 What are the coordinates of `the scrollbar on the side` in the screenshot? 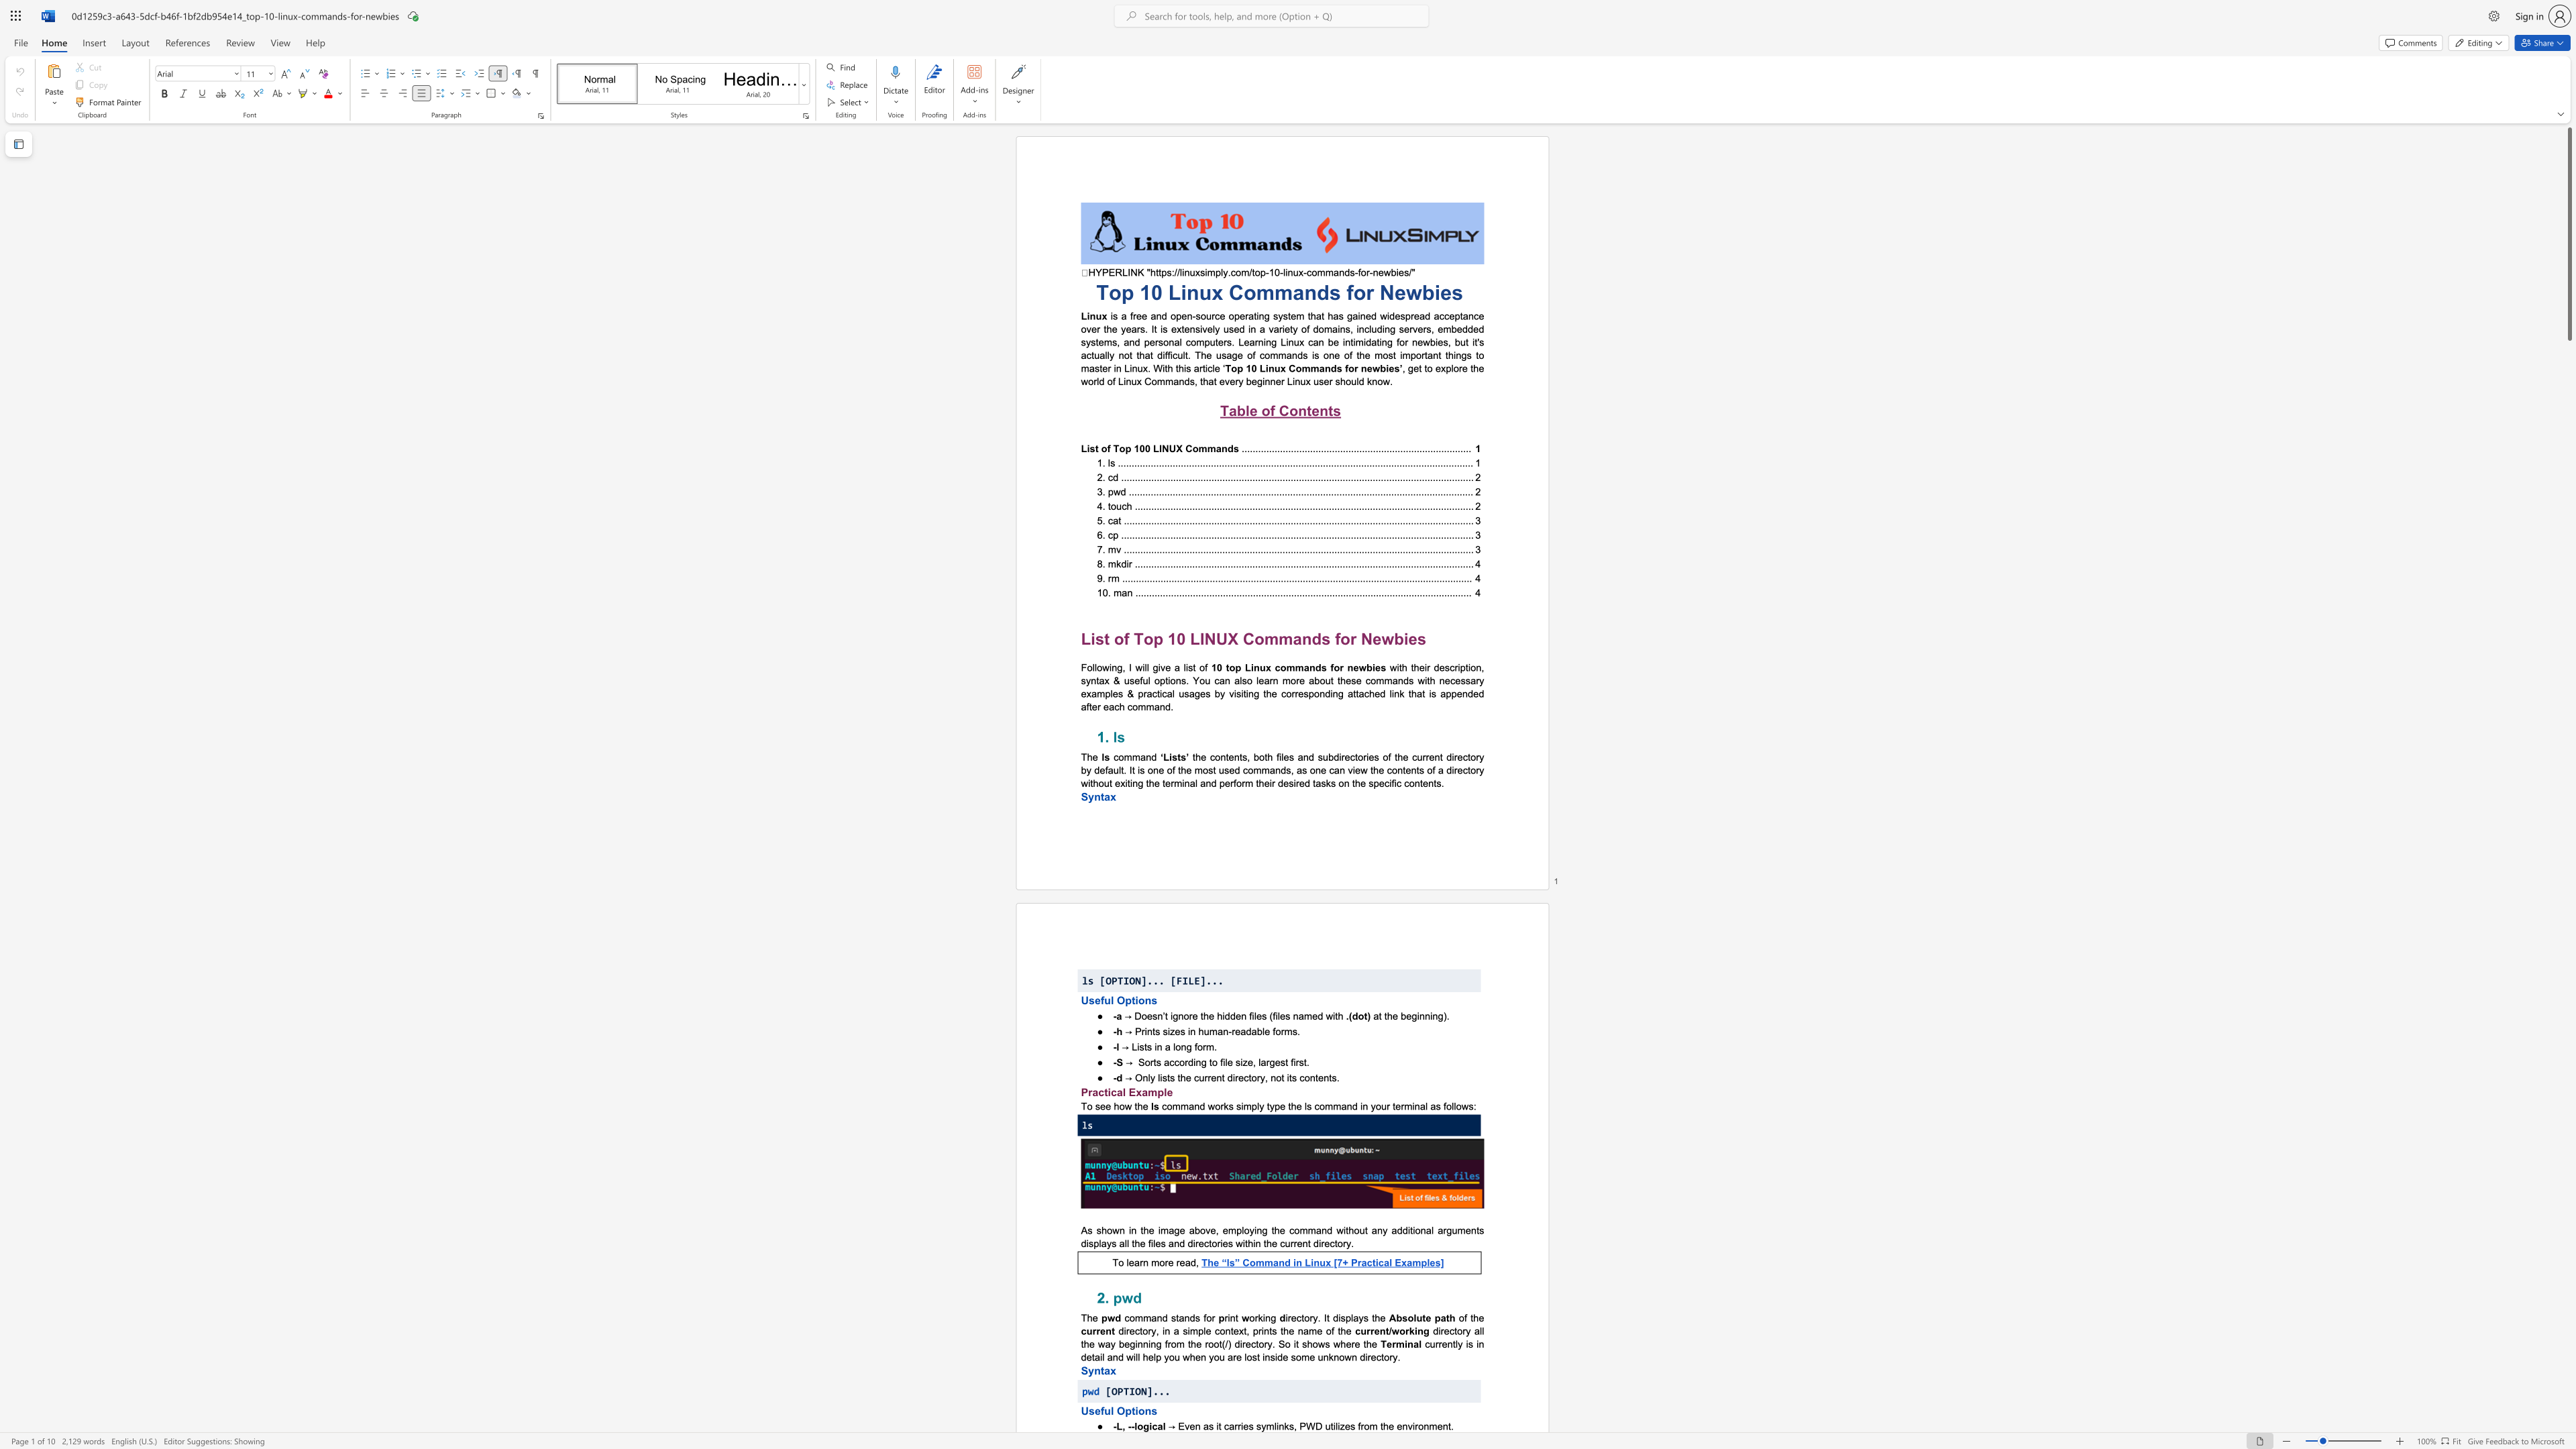 It's located at (2568, 1018).